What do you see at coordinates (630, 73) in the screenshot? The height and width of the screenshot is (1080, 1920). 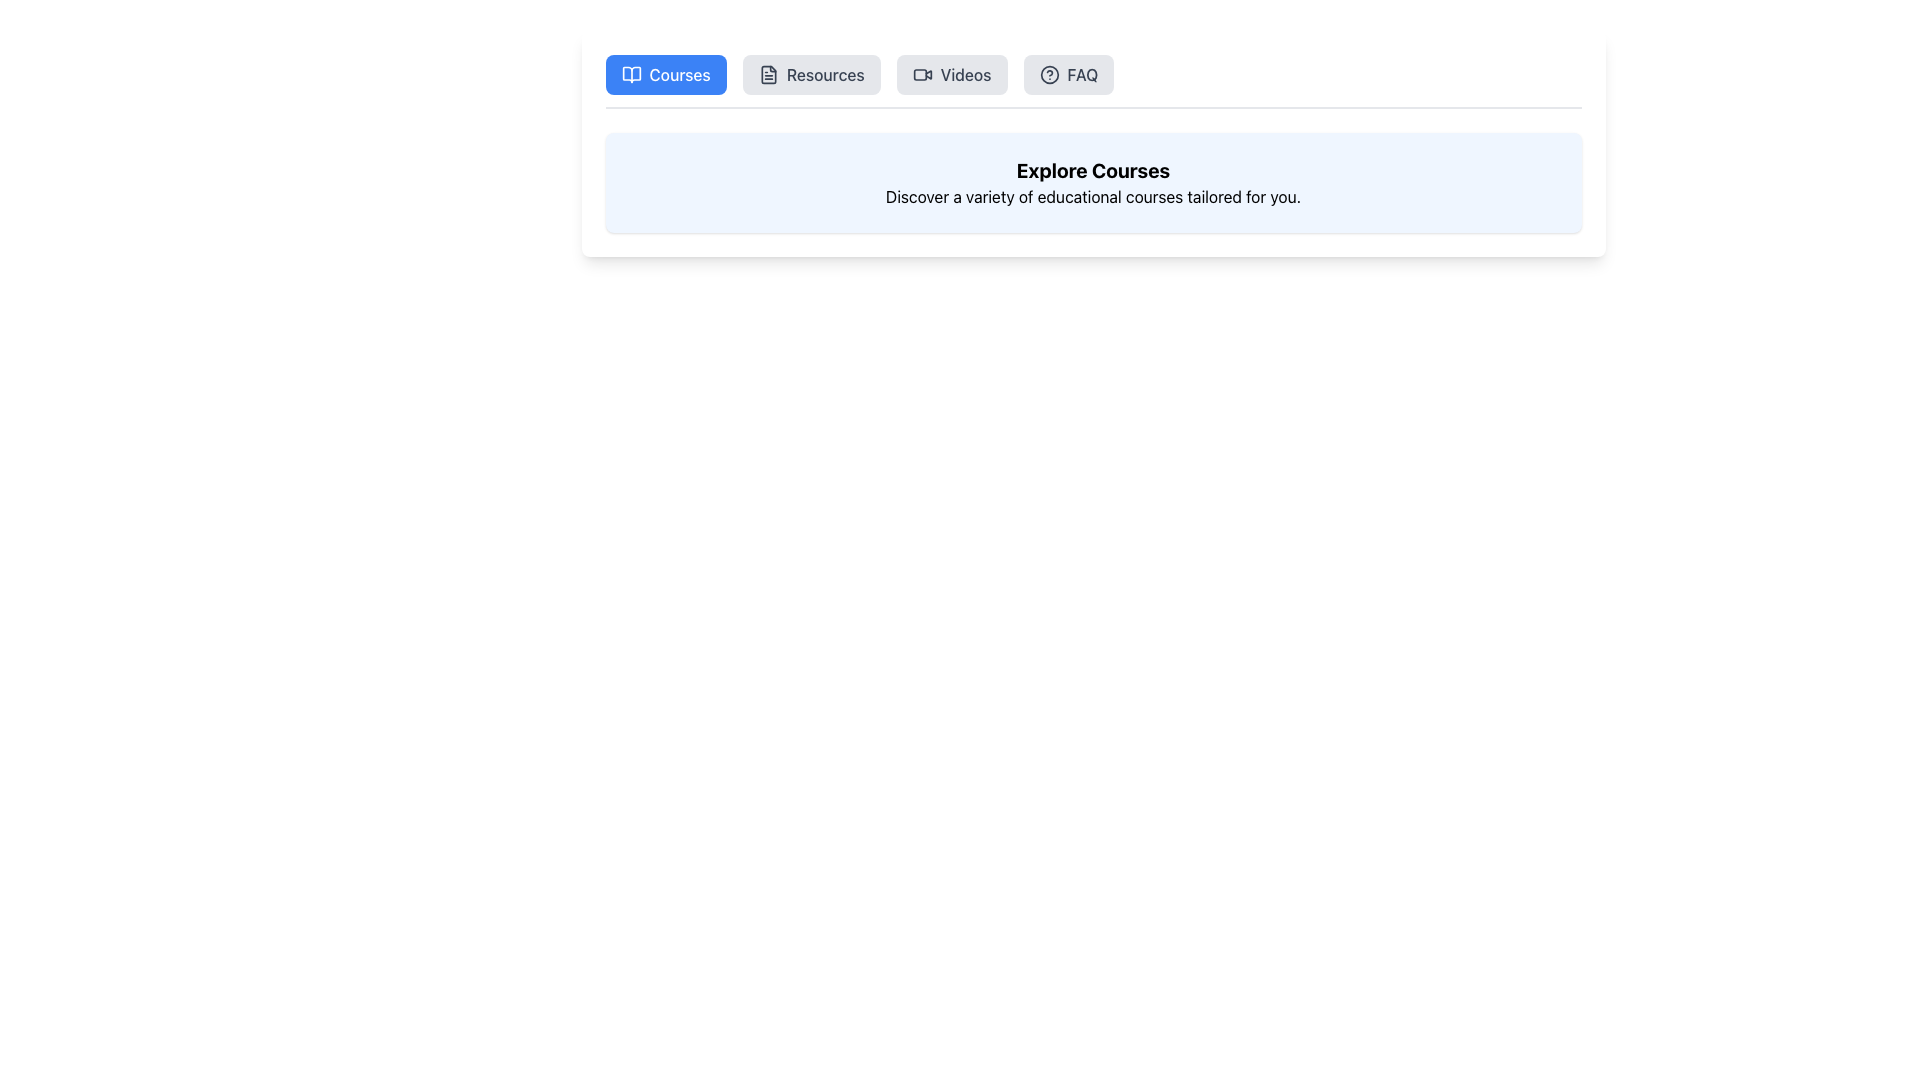 I see `the 'Courses' button, which is represented by an open book icon` at bounding box center [630, 73].